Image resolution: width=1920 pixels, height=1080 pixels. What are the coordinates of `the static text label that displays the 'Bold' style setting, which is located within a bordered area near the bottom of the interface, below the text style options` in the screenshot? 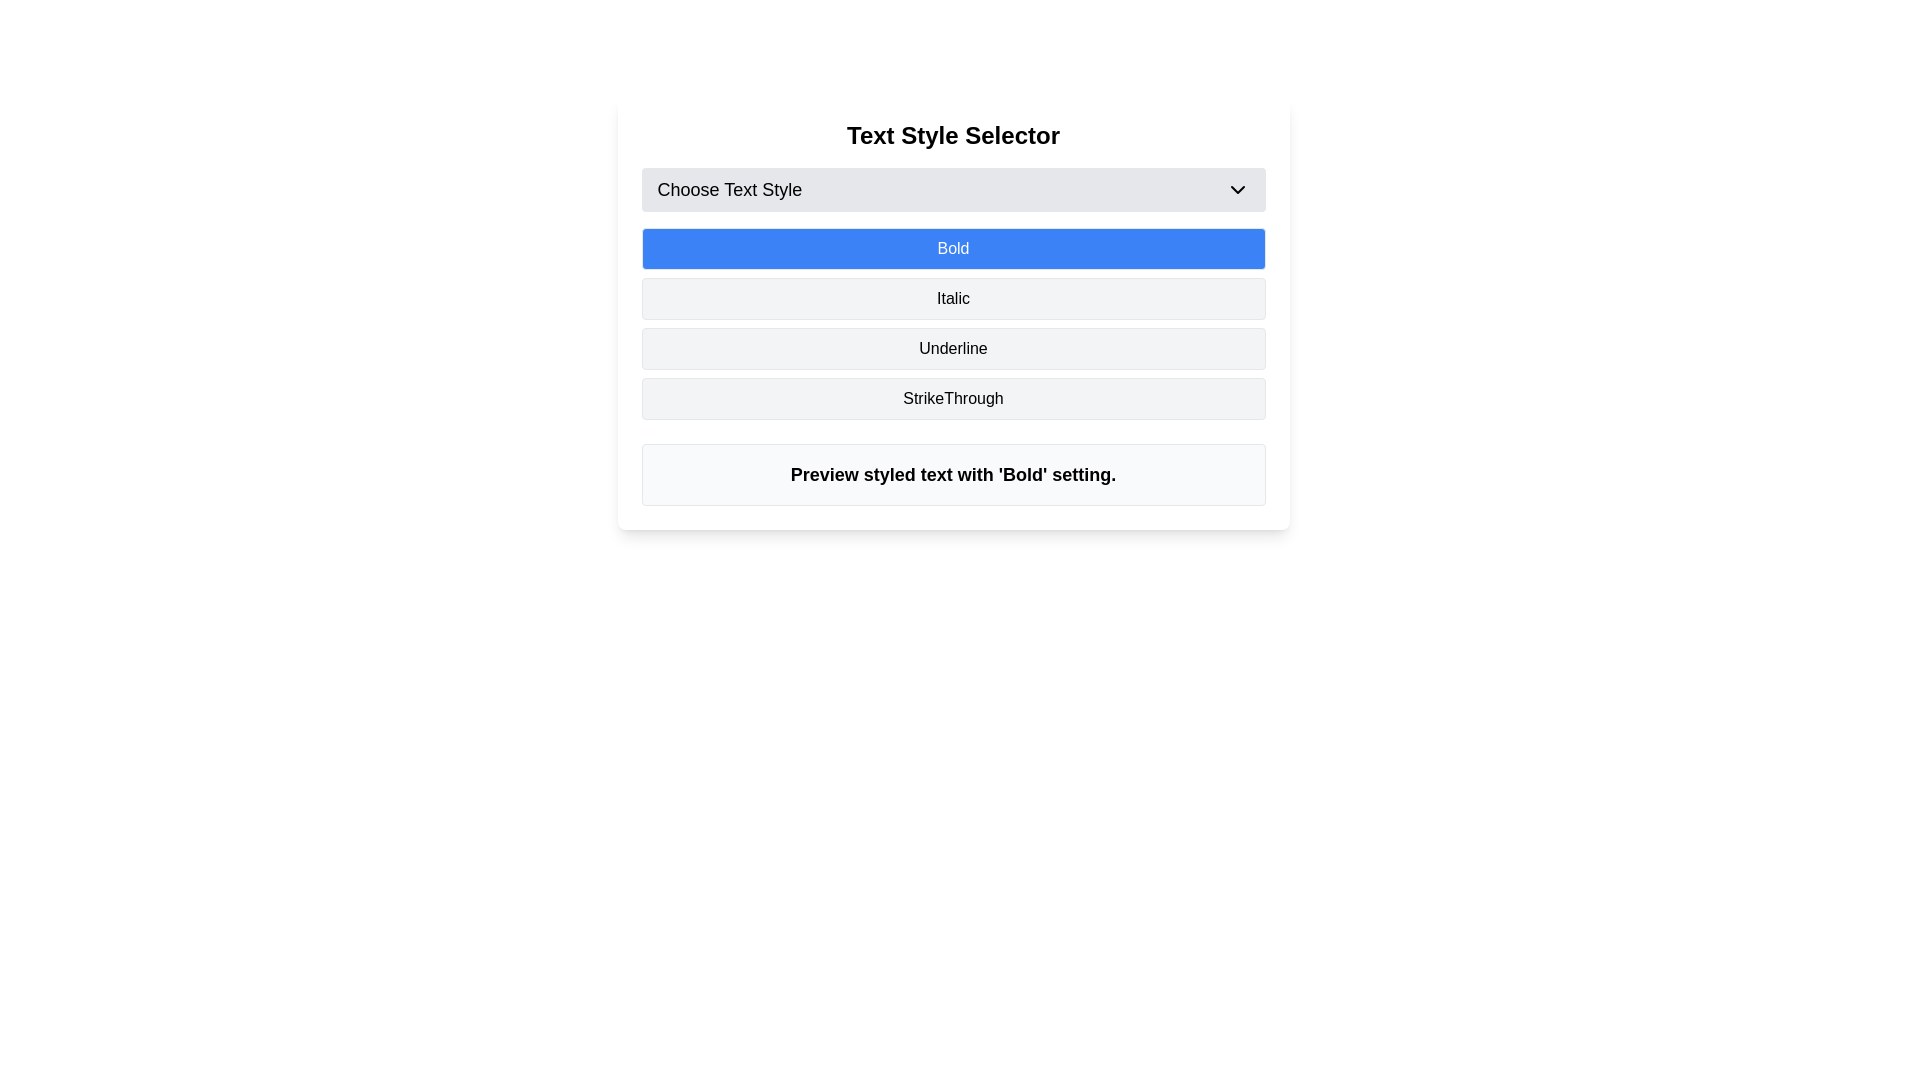 It's located at (952, 474).